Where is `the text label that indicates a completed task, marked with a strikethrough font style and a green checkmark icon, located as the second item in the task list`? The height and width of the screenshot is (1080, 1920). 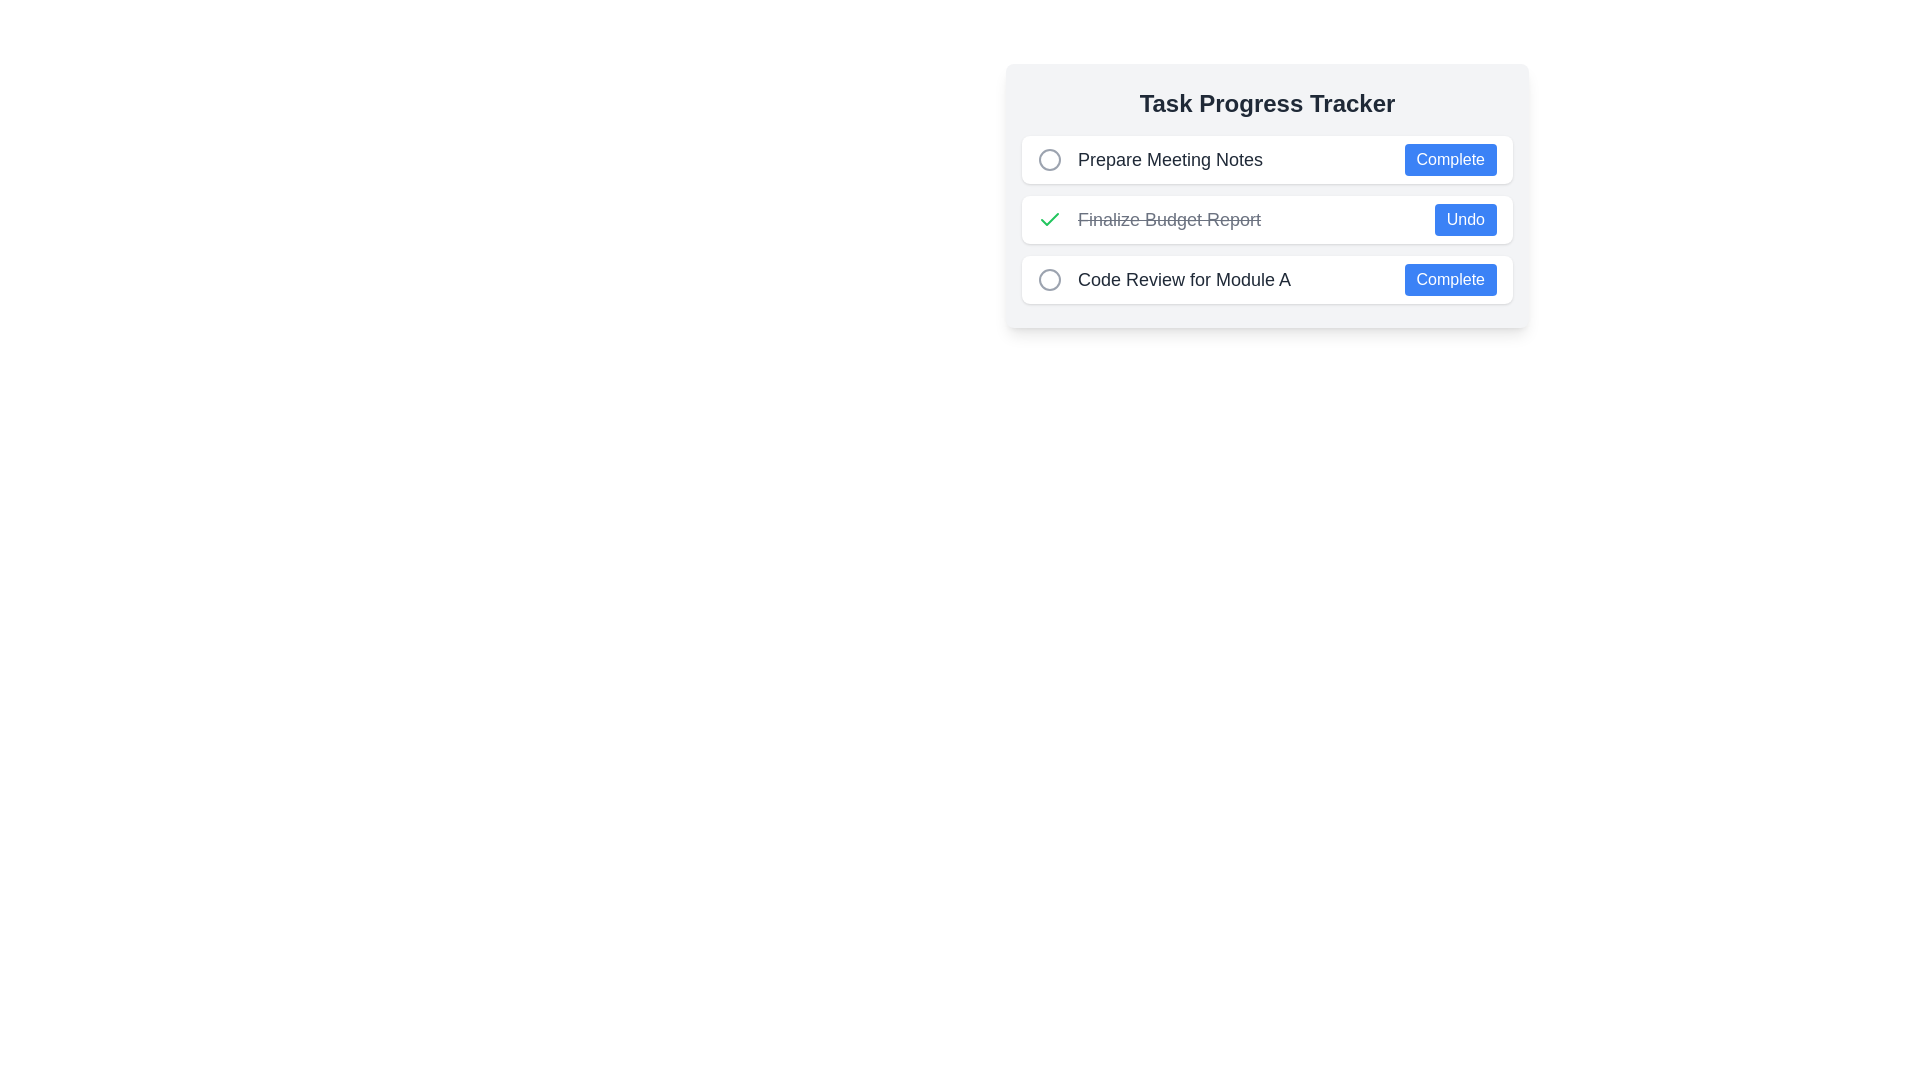
the text label that indicates a completed task, marked with a strikethrough font style and a green checkmark icon, located as the second item in the task list is located at coordinates (1149, 219).